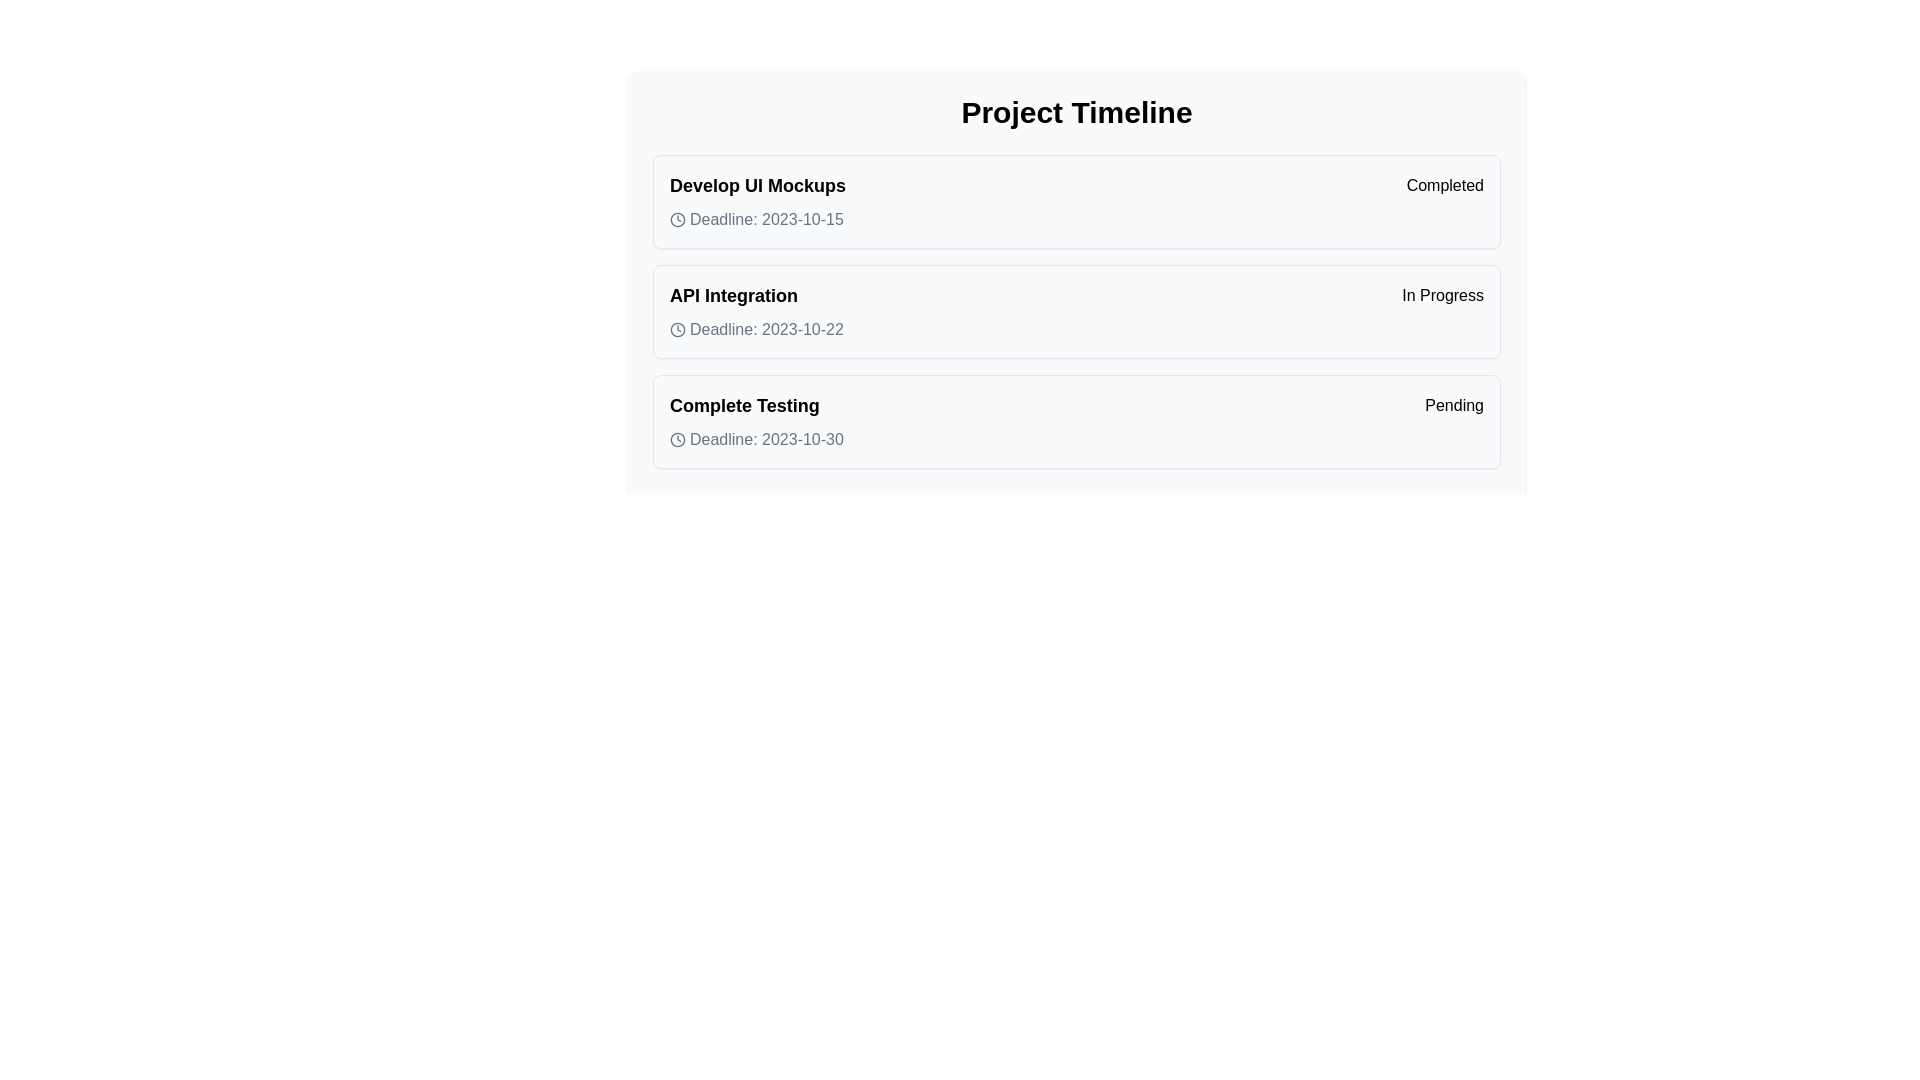 The image size is (1920, 1080). What do you see at coordinates (755, 329) in the screenshot?
I see `deadline information displayed as 'Deadline: 2023-10-22' within the API Integration section, which features a clock icon` at bounding box center [755, 329].